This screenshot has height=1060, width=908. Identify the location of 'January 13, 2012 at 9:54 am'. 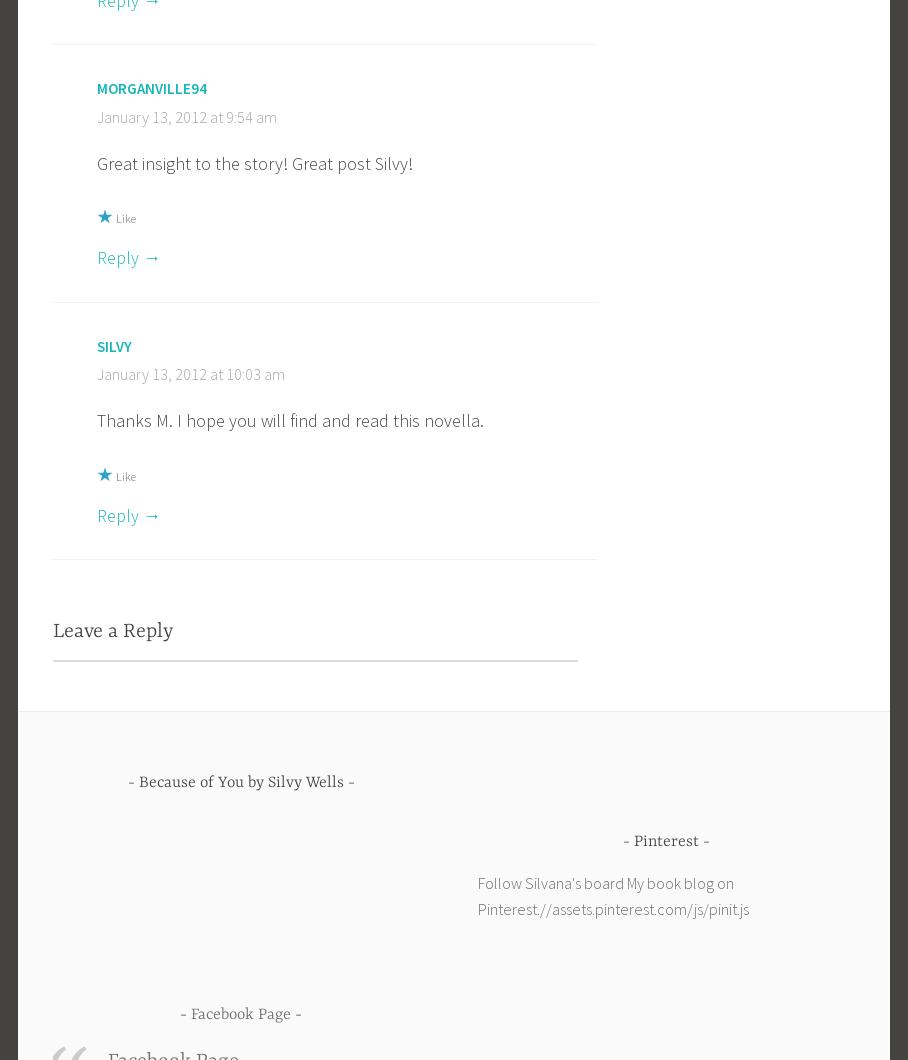
(185, 115).